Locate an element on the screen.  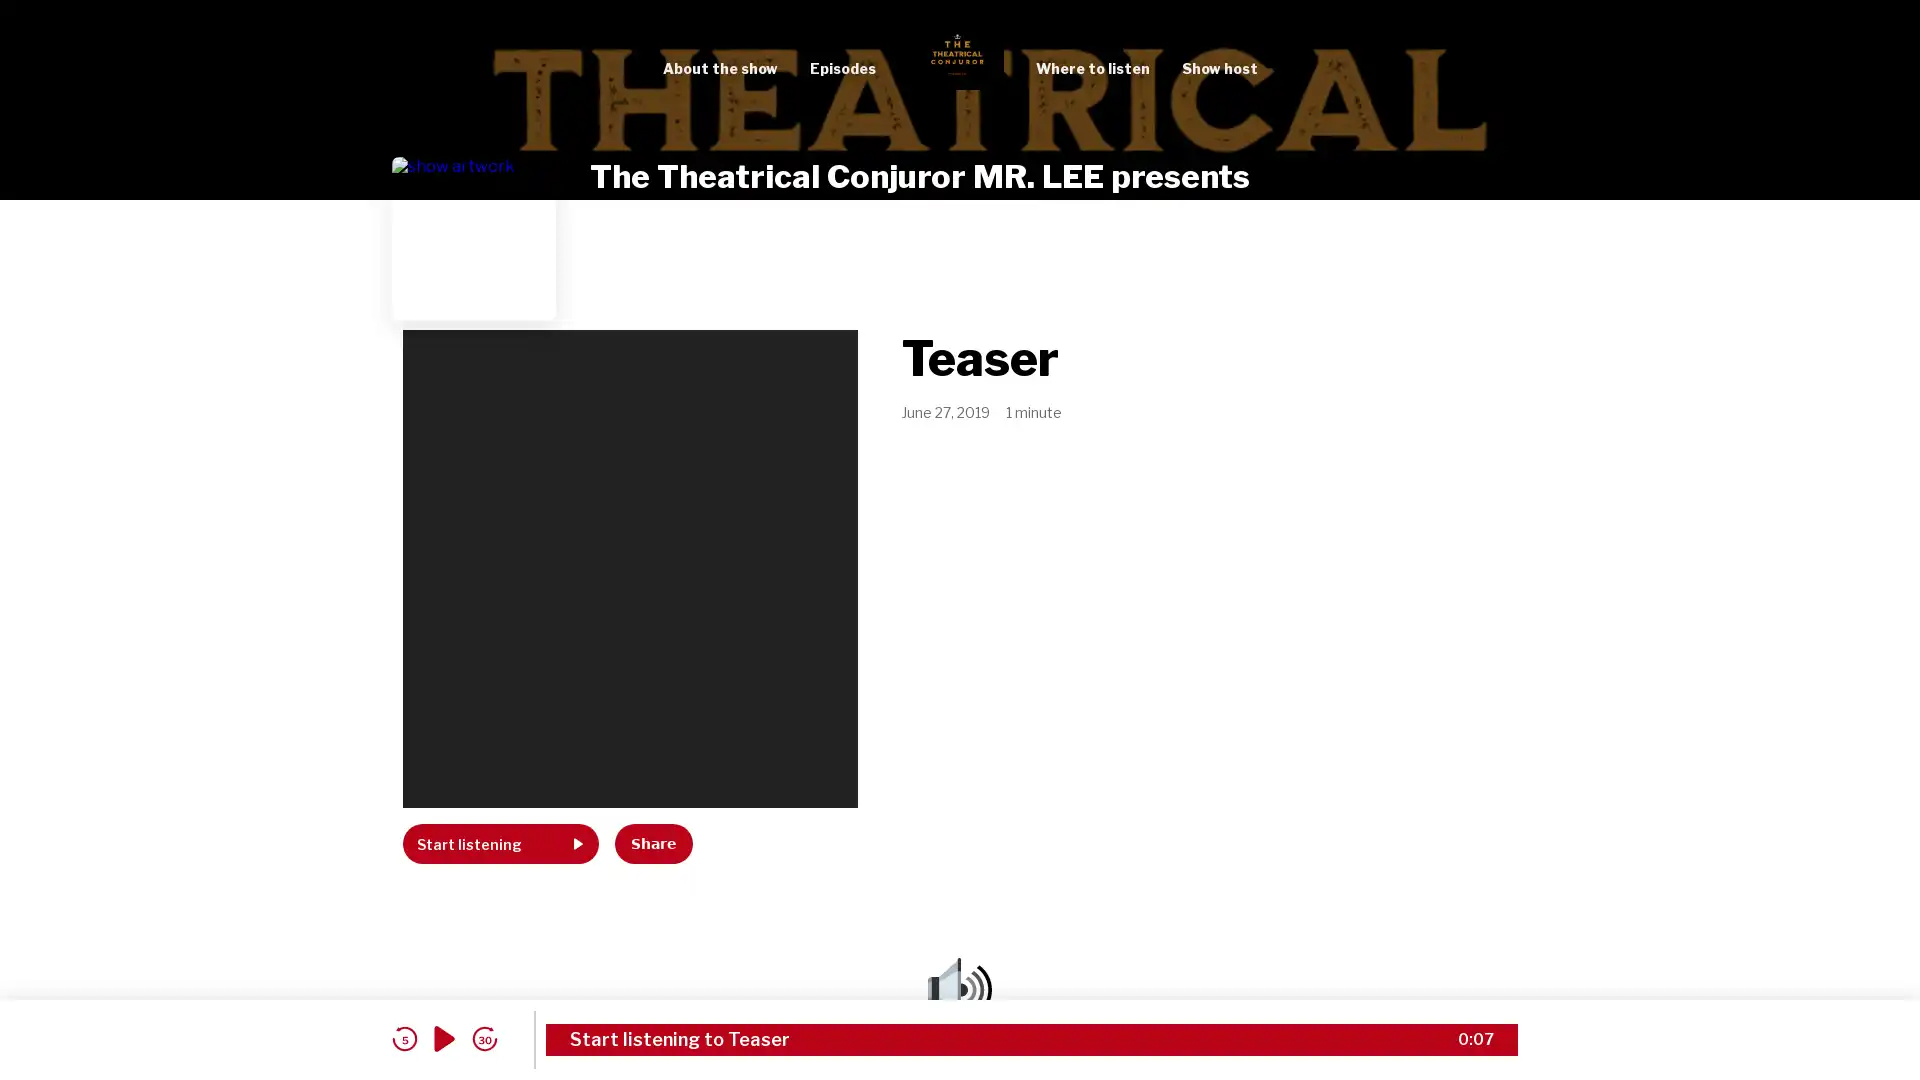
Start listening is located at coordinates (500, 844).